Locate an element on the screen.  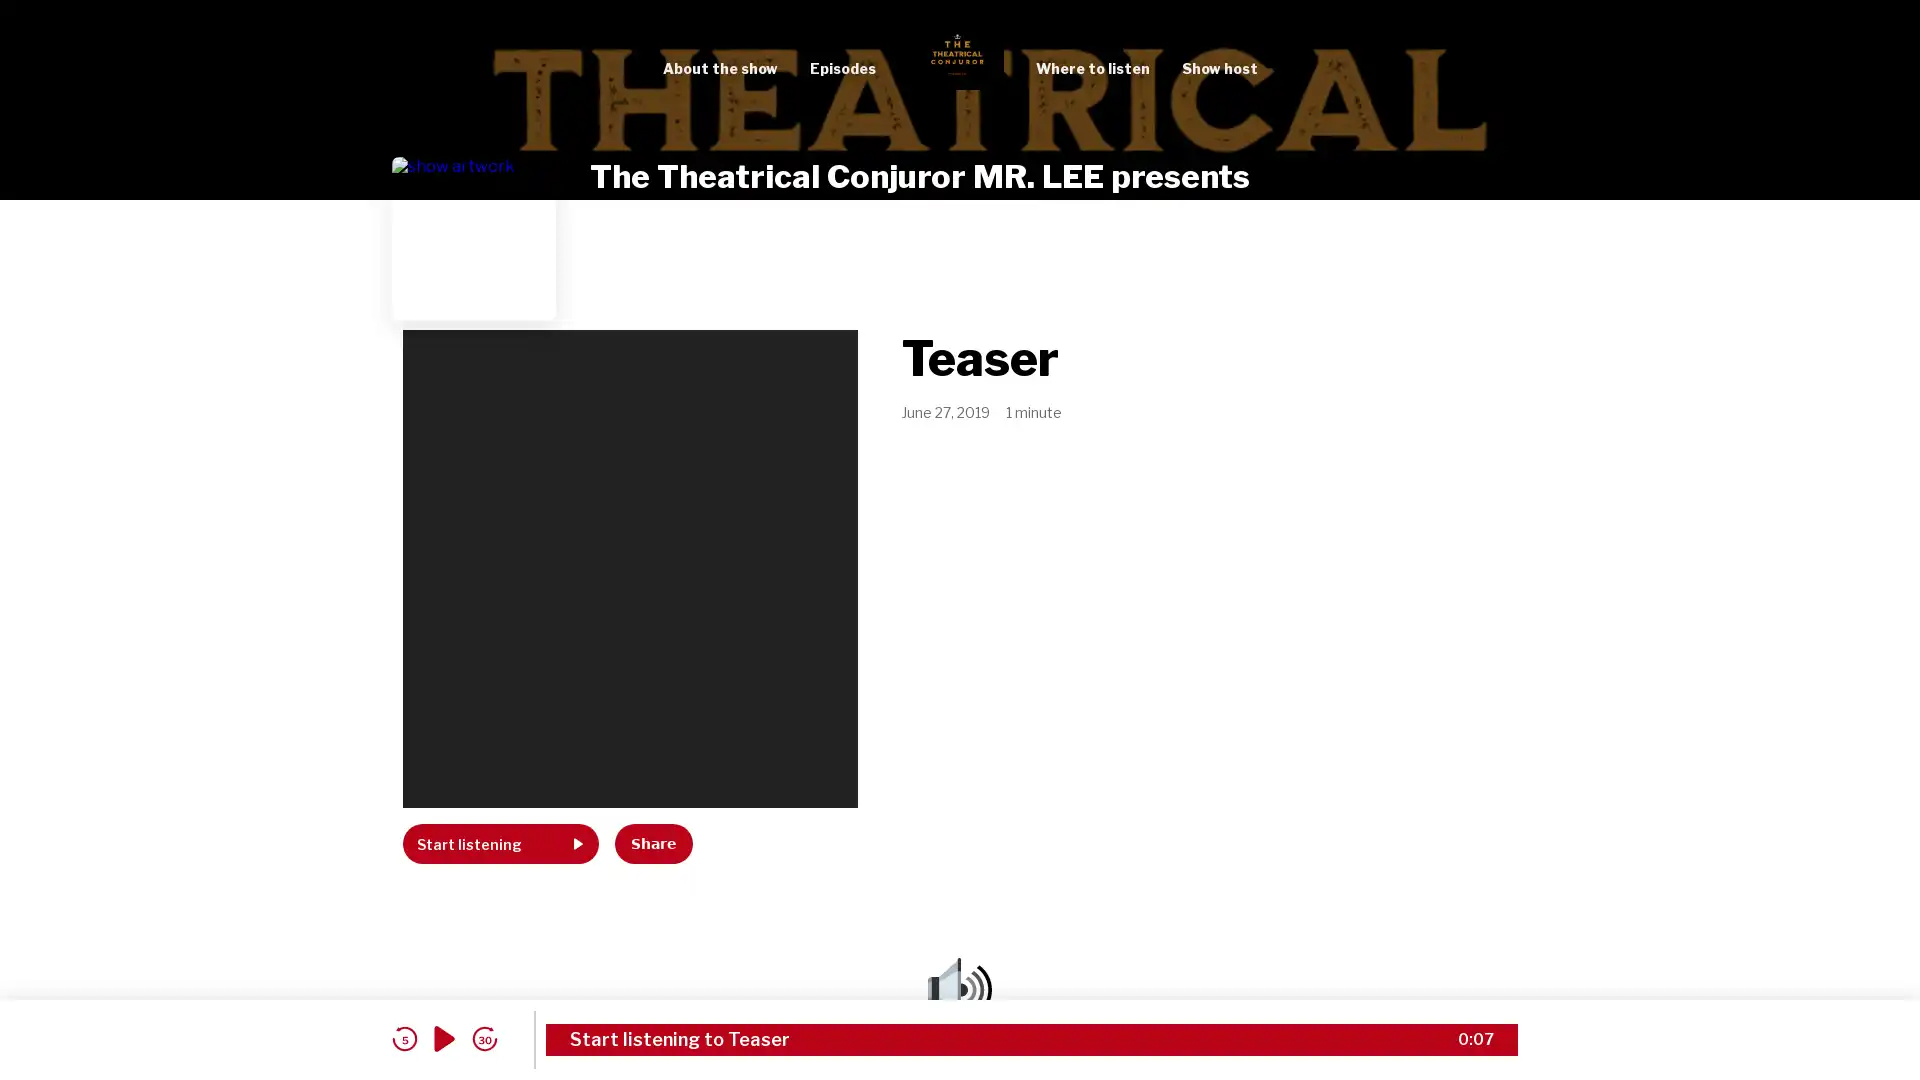
Start listening is located at coordinates (500, 844).